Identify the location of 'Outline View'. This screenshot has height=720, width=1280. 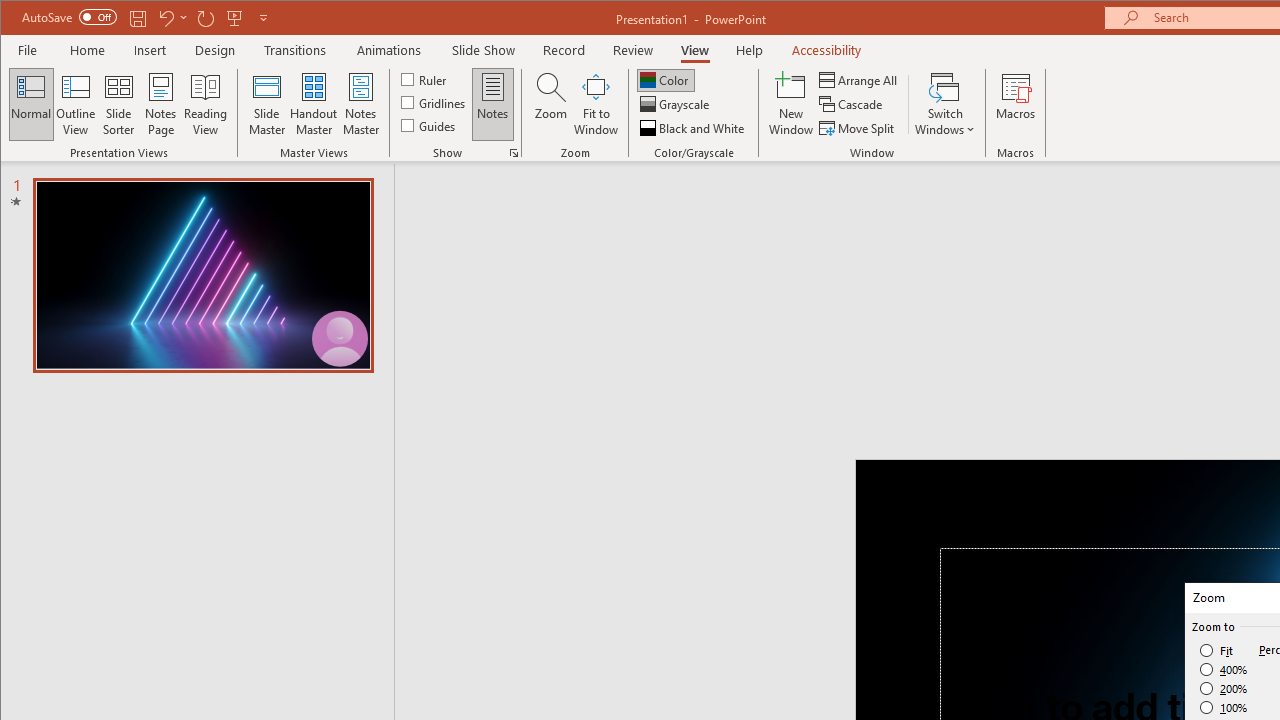
(76, 104).